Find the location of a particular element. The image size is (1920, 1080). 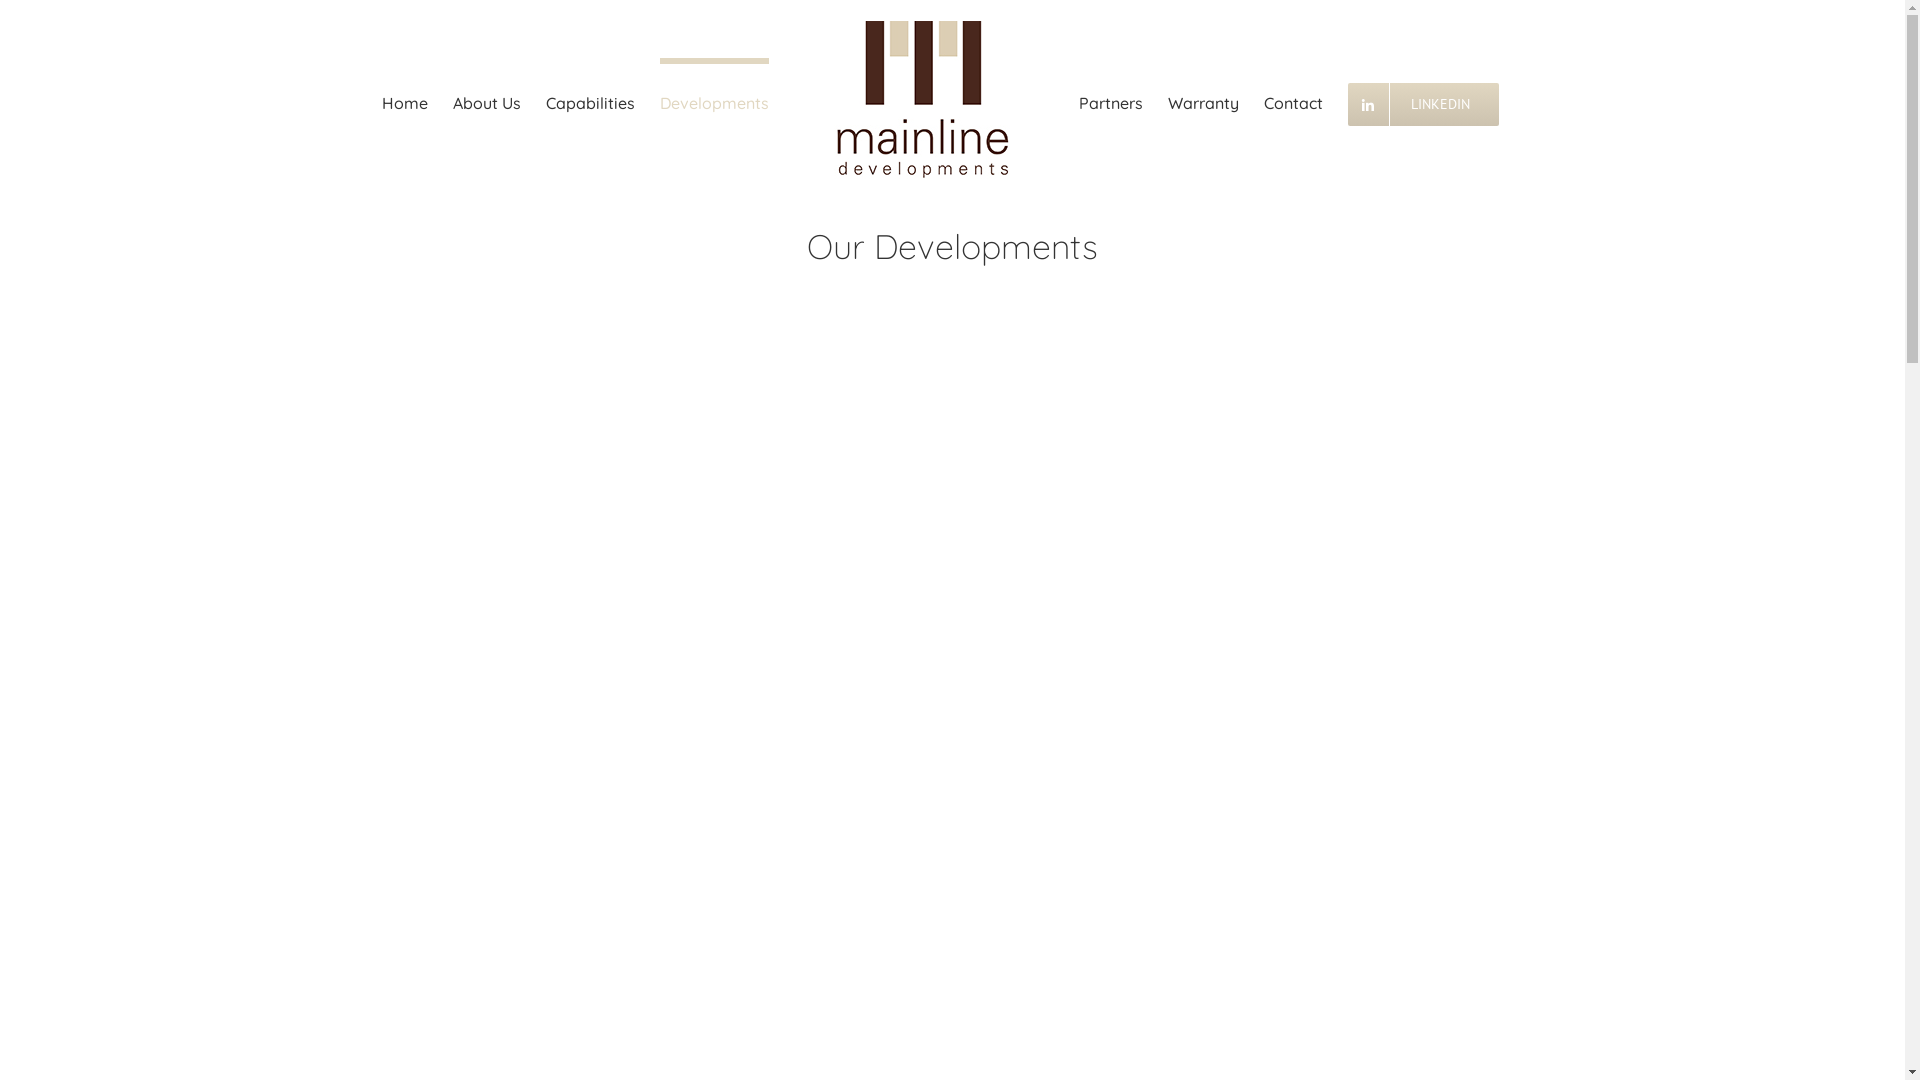

'Partners' is located at coordinates (1077, 100).